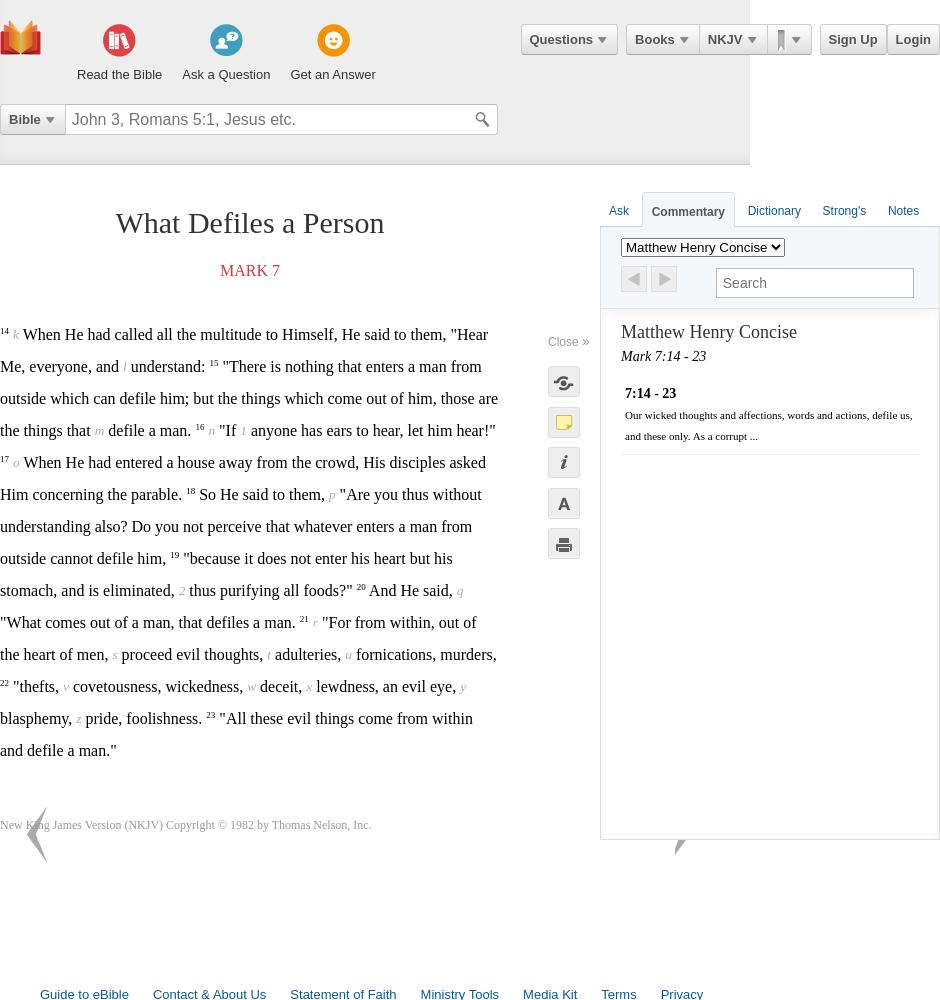  I want to click on 'adulteries,', so click(307, 654).